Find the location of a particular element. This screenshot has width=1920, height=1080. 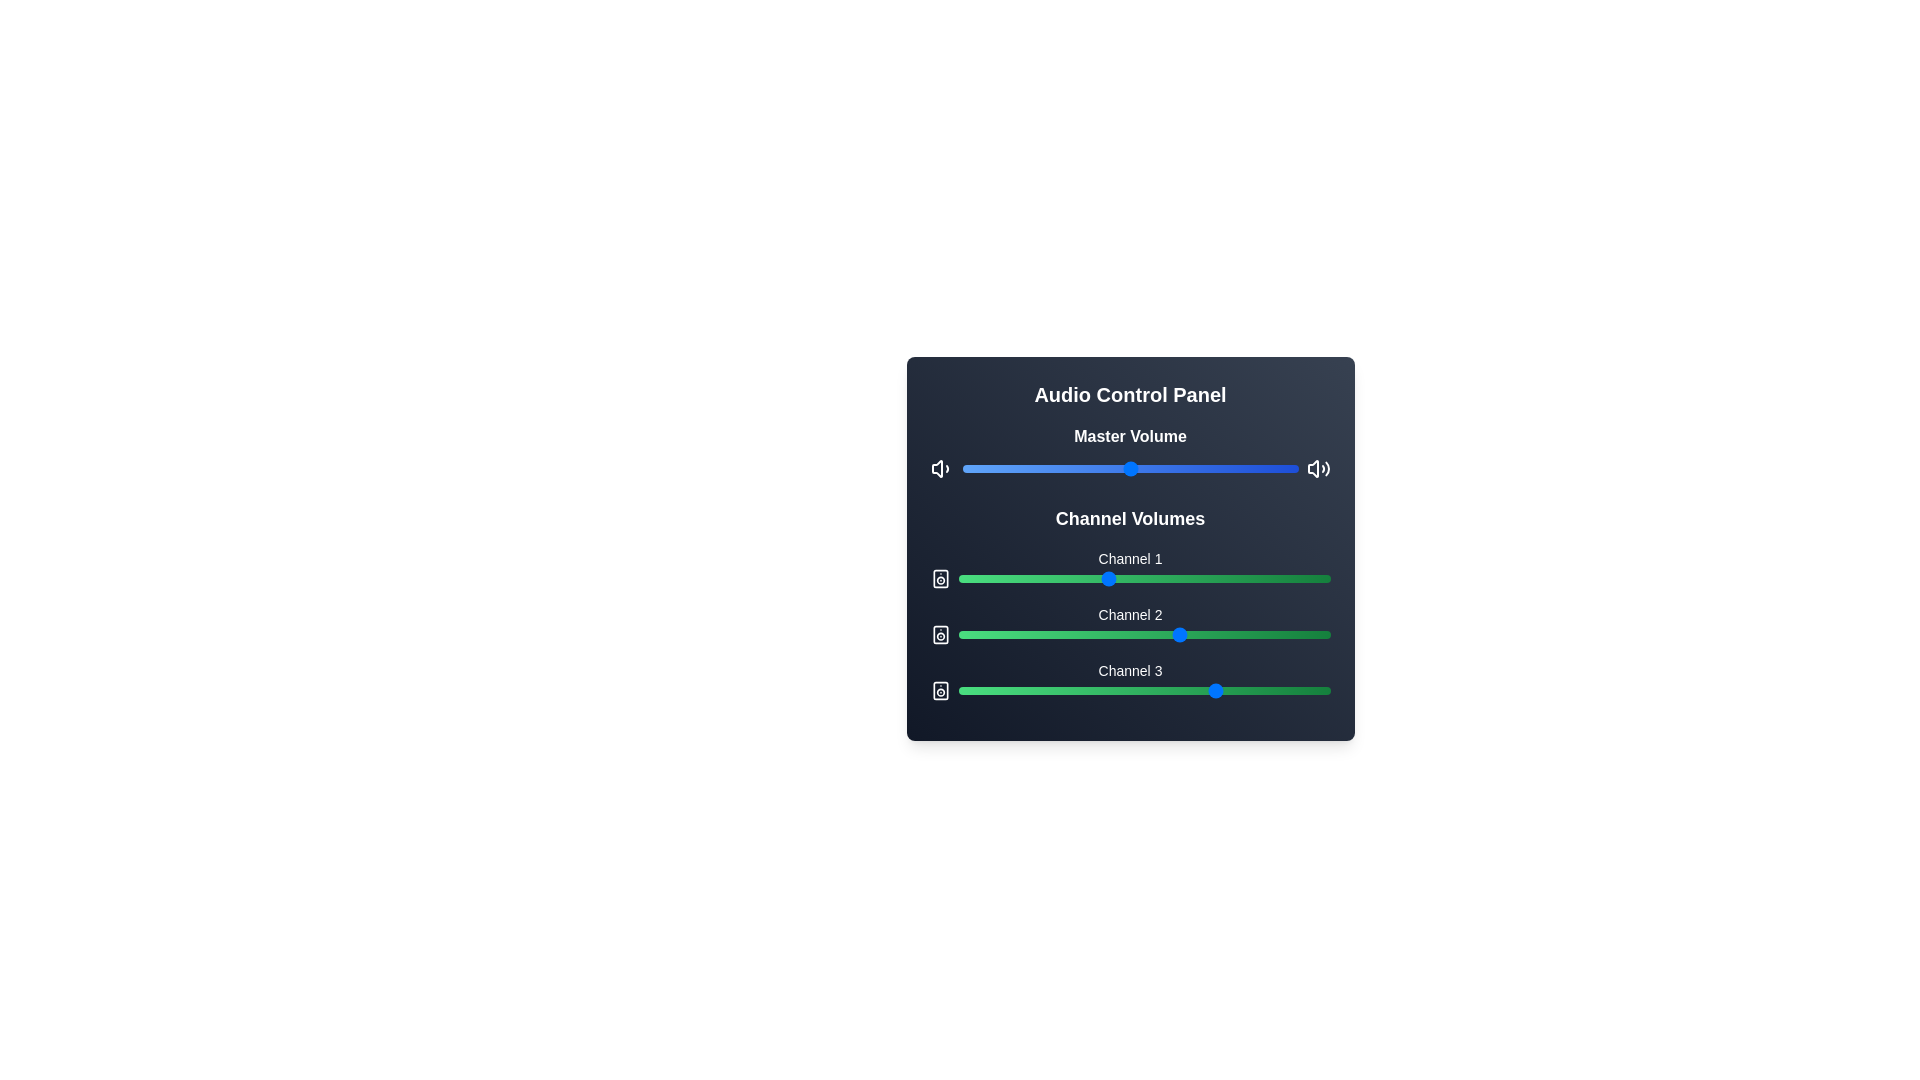

the master volume is located at coordinates (1160, 469).